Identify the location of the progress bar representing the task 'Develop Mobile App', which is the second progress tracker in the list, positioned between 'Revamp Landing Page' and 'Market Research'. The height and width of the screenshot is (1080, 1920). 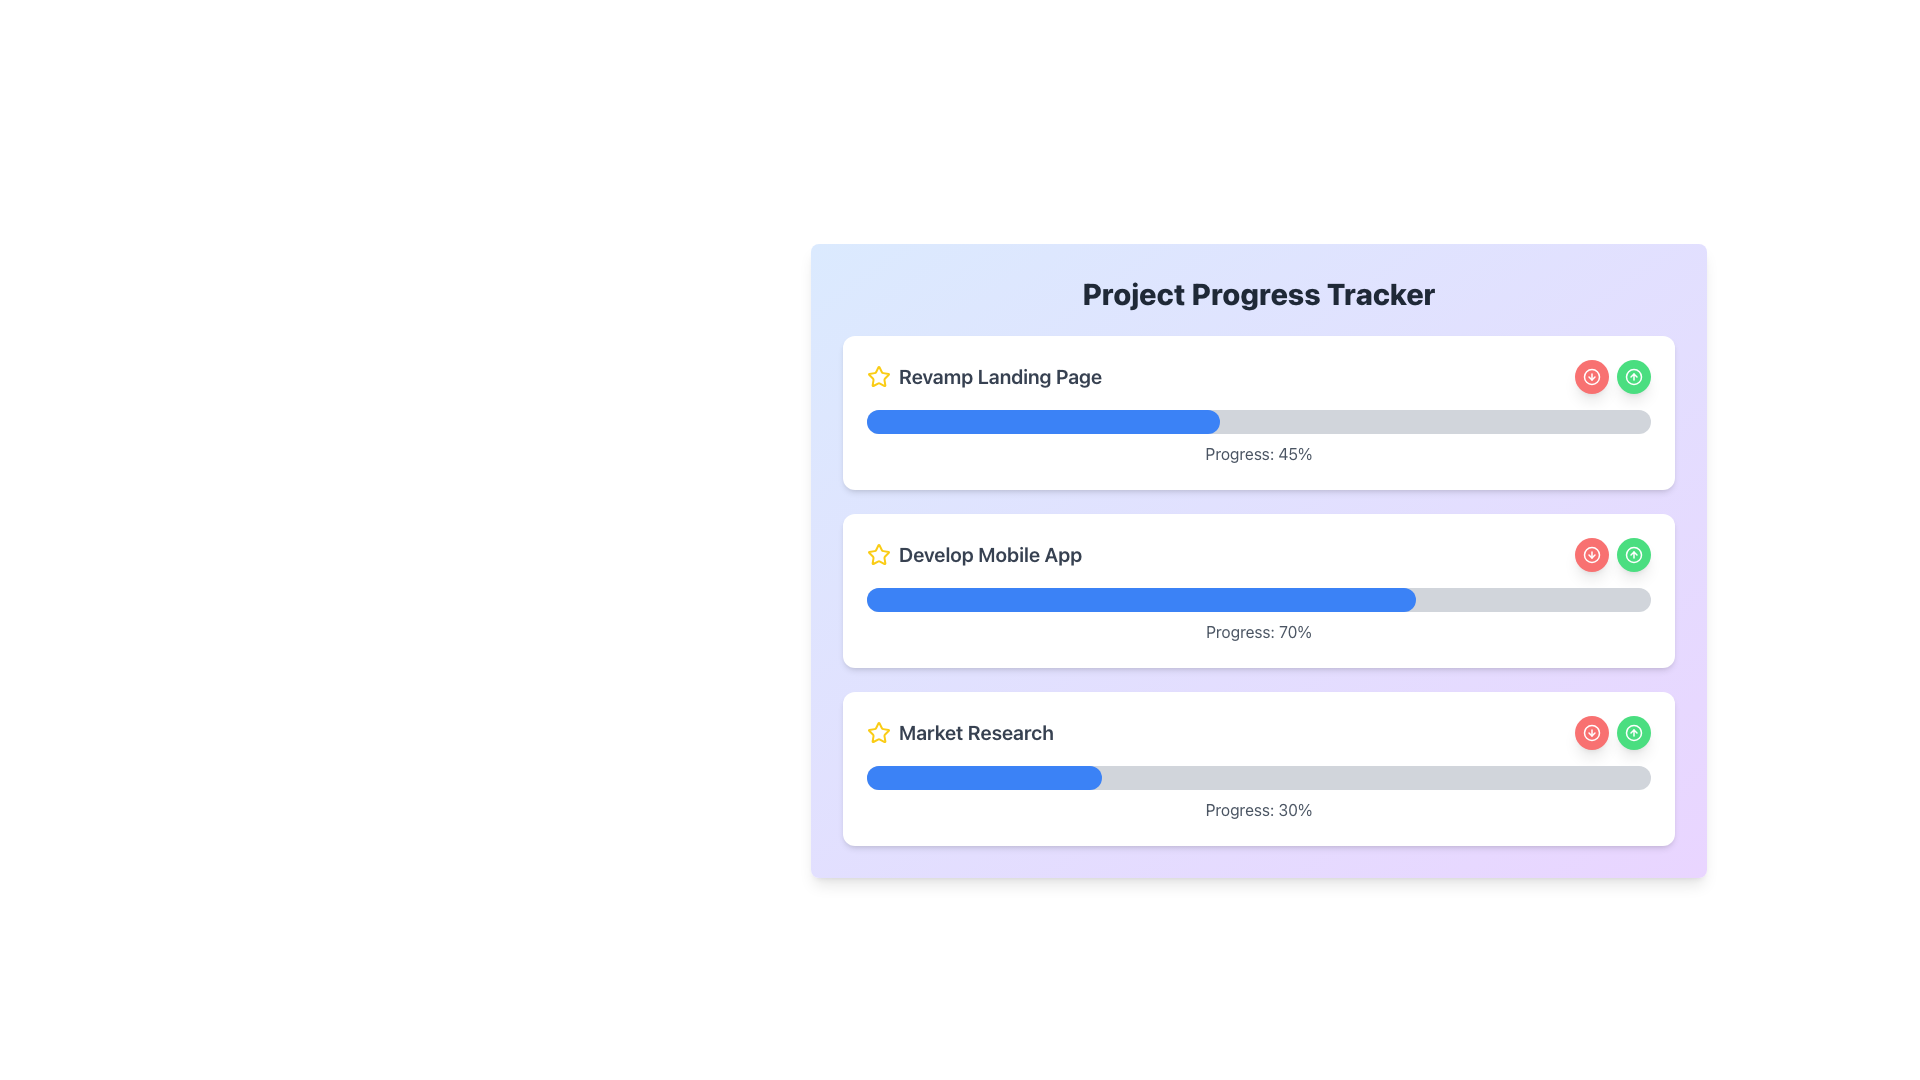
(1141, 599).